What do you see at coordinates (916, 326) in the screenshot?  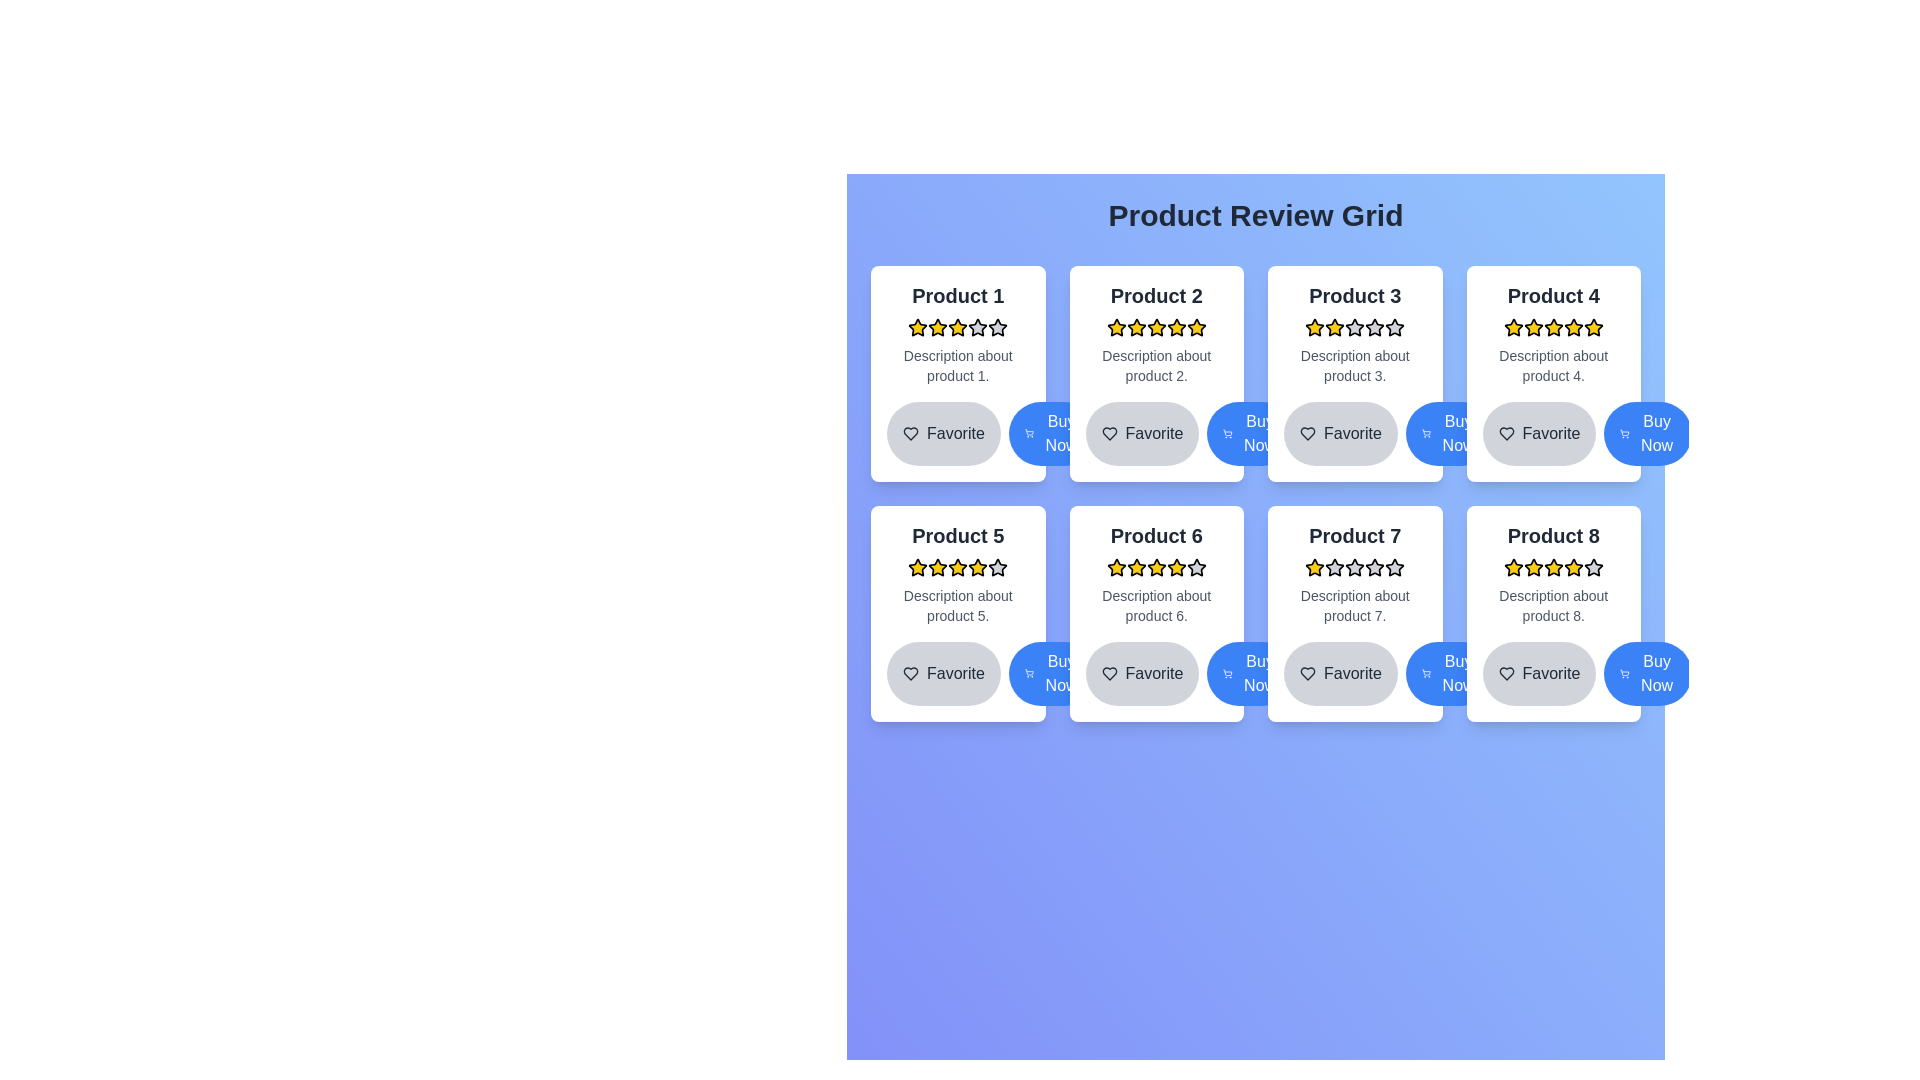 I see `the first filled star icon in the 5-star rating system for 'Product 1' to interact with the rating component` at bounding box center [916, 326].